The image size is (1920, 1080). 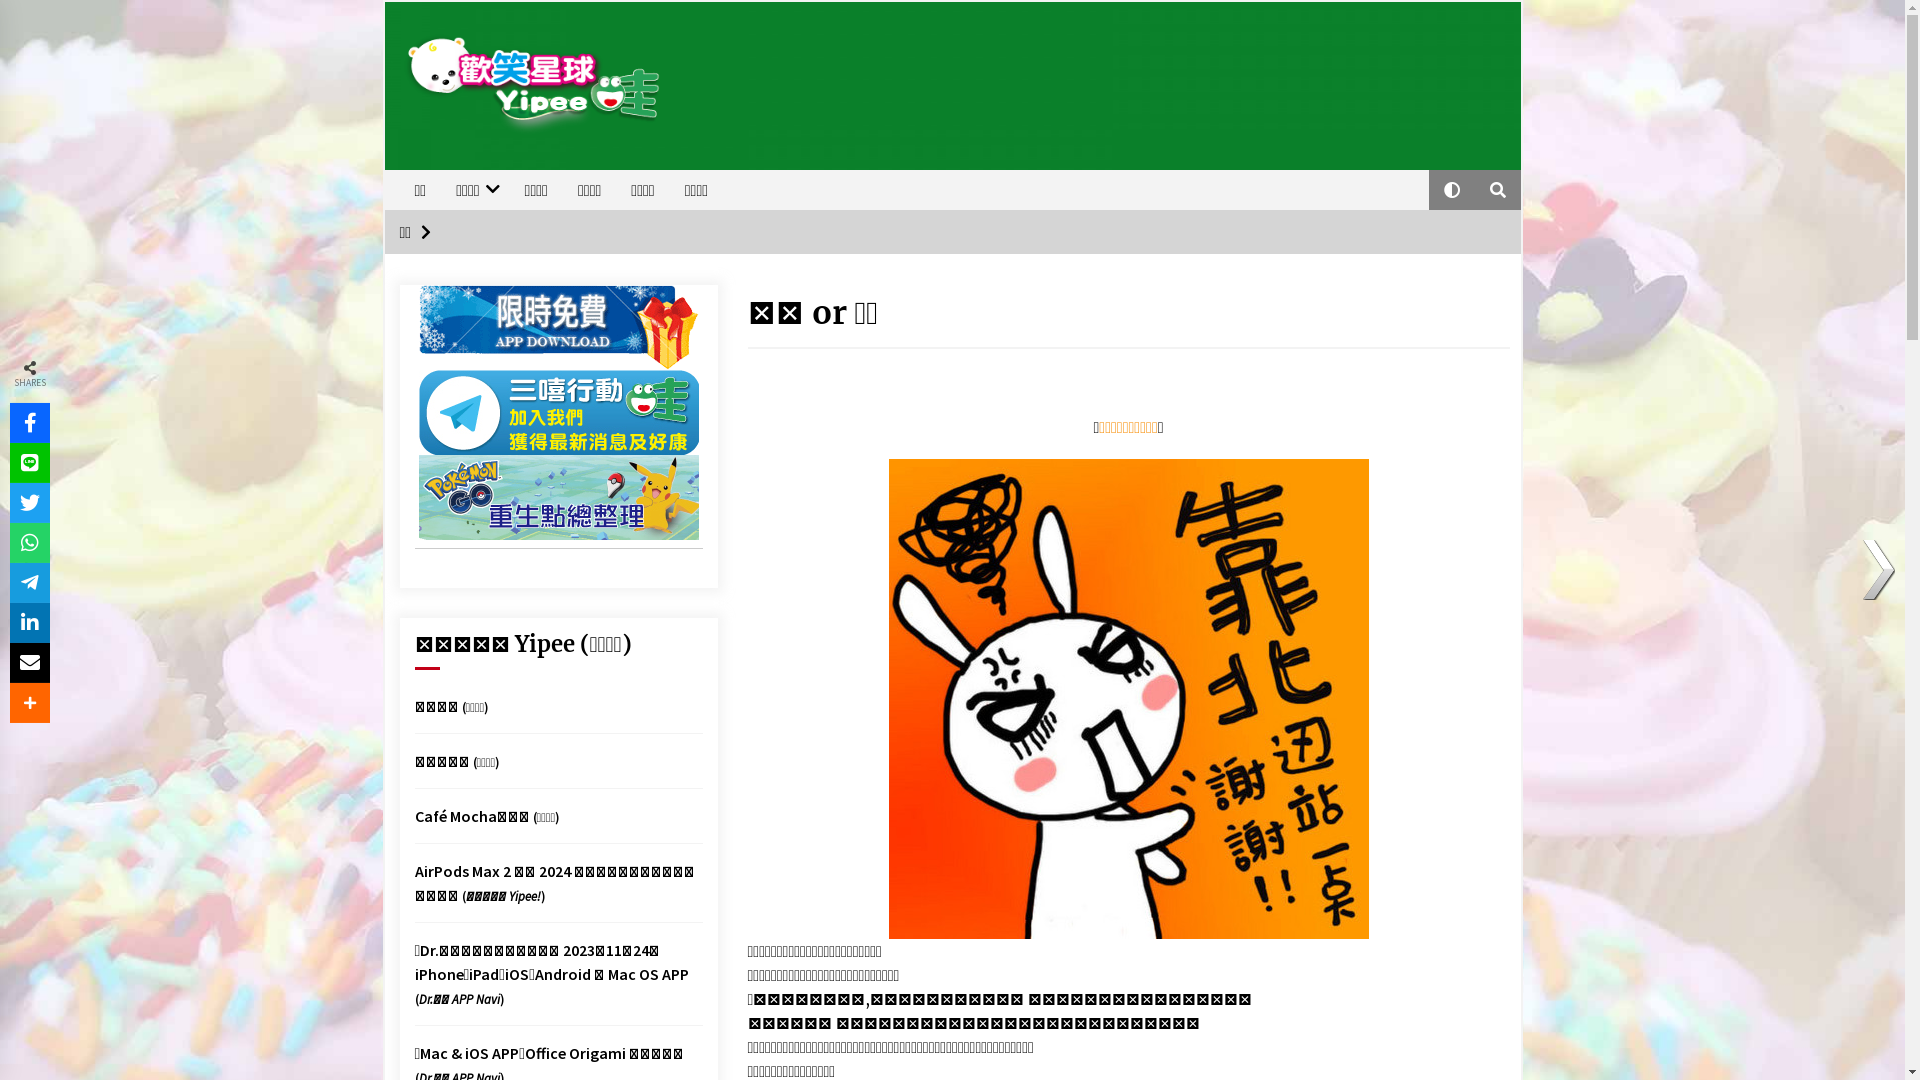 I want to click on 'Email this ', so click(x=29, y=663).